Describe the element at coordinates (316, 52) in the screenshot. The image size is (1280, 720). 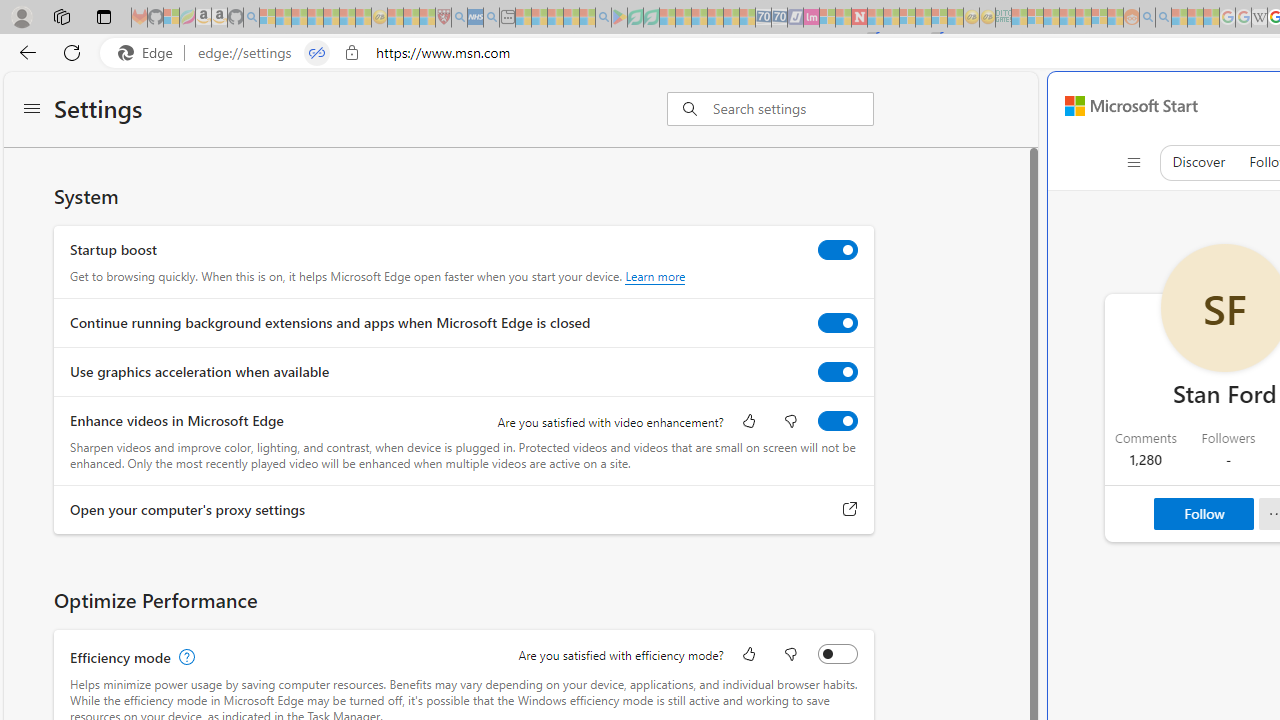
I see `'Tabs in split screen'` at that location.